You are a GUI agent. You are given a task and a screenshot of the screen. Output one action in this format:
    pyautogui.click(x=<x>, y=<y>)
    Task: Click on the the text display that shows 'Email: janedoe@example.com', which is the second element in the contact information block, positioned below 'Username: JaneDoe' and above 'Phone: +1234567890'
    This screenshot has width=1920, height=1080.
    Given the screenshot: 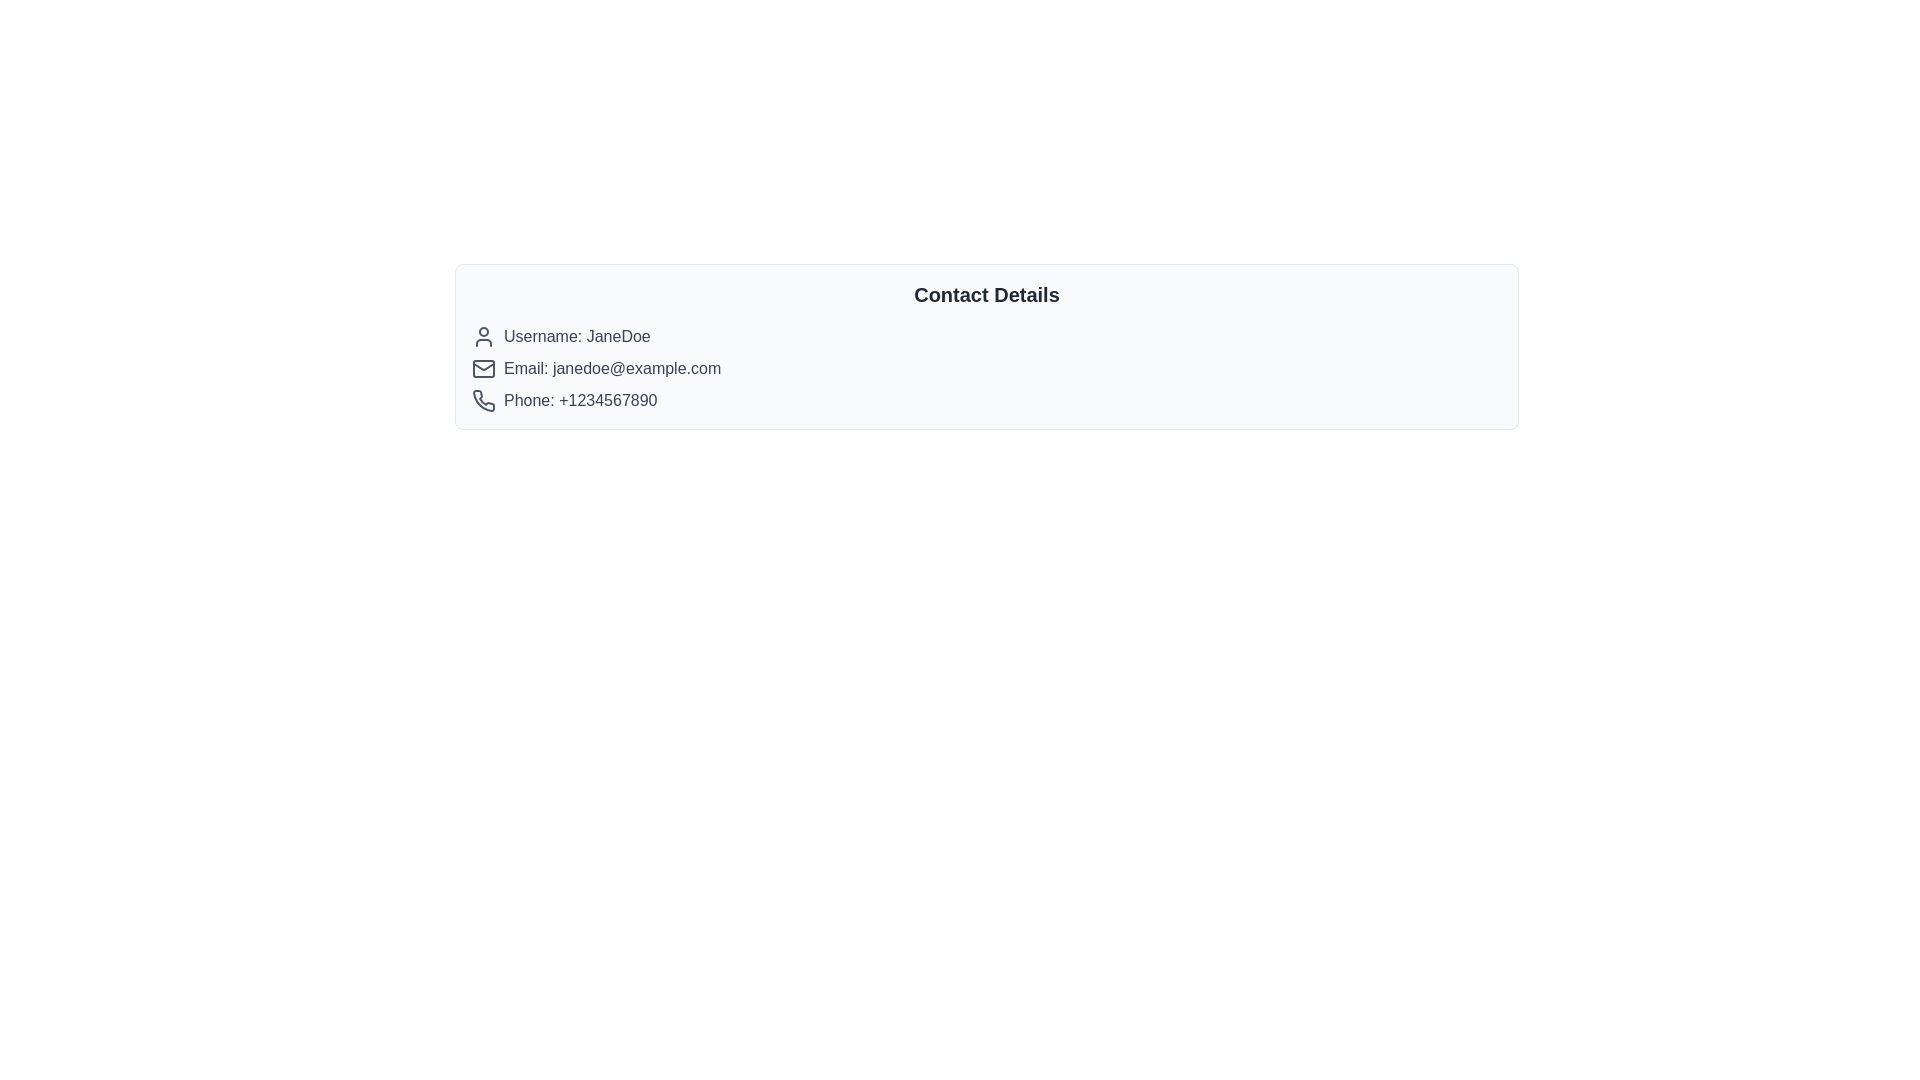 What is the action you would take?
    pyautogui.click(x=611, y=369)
    